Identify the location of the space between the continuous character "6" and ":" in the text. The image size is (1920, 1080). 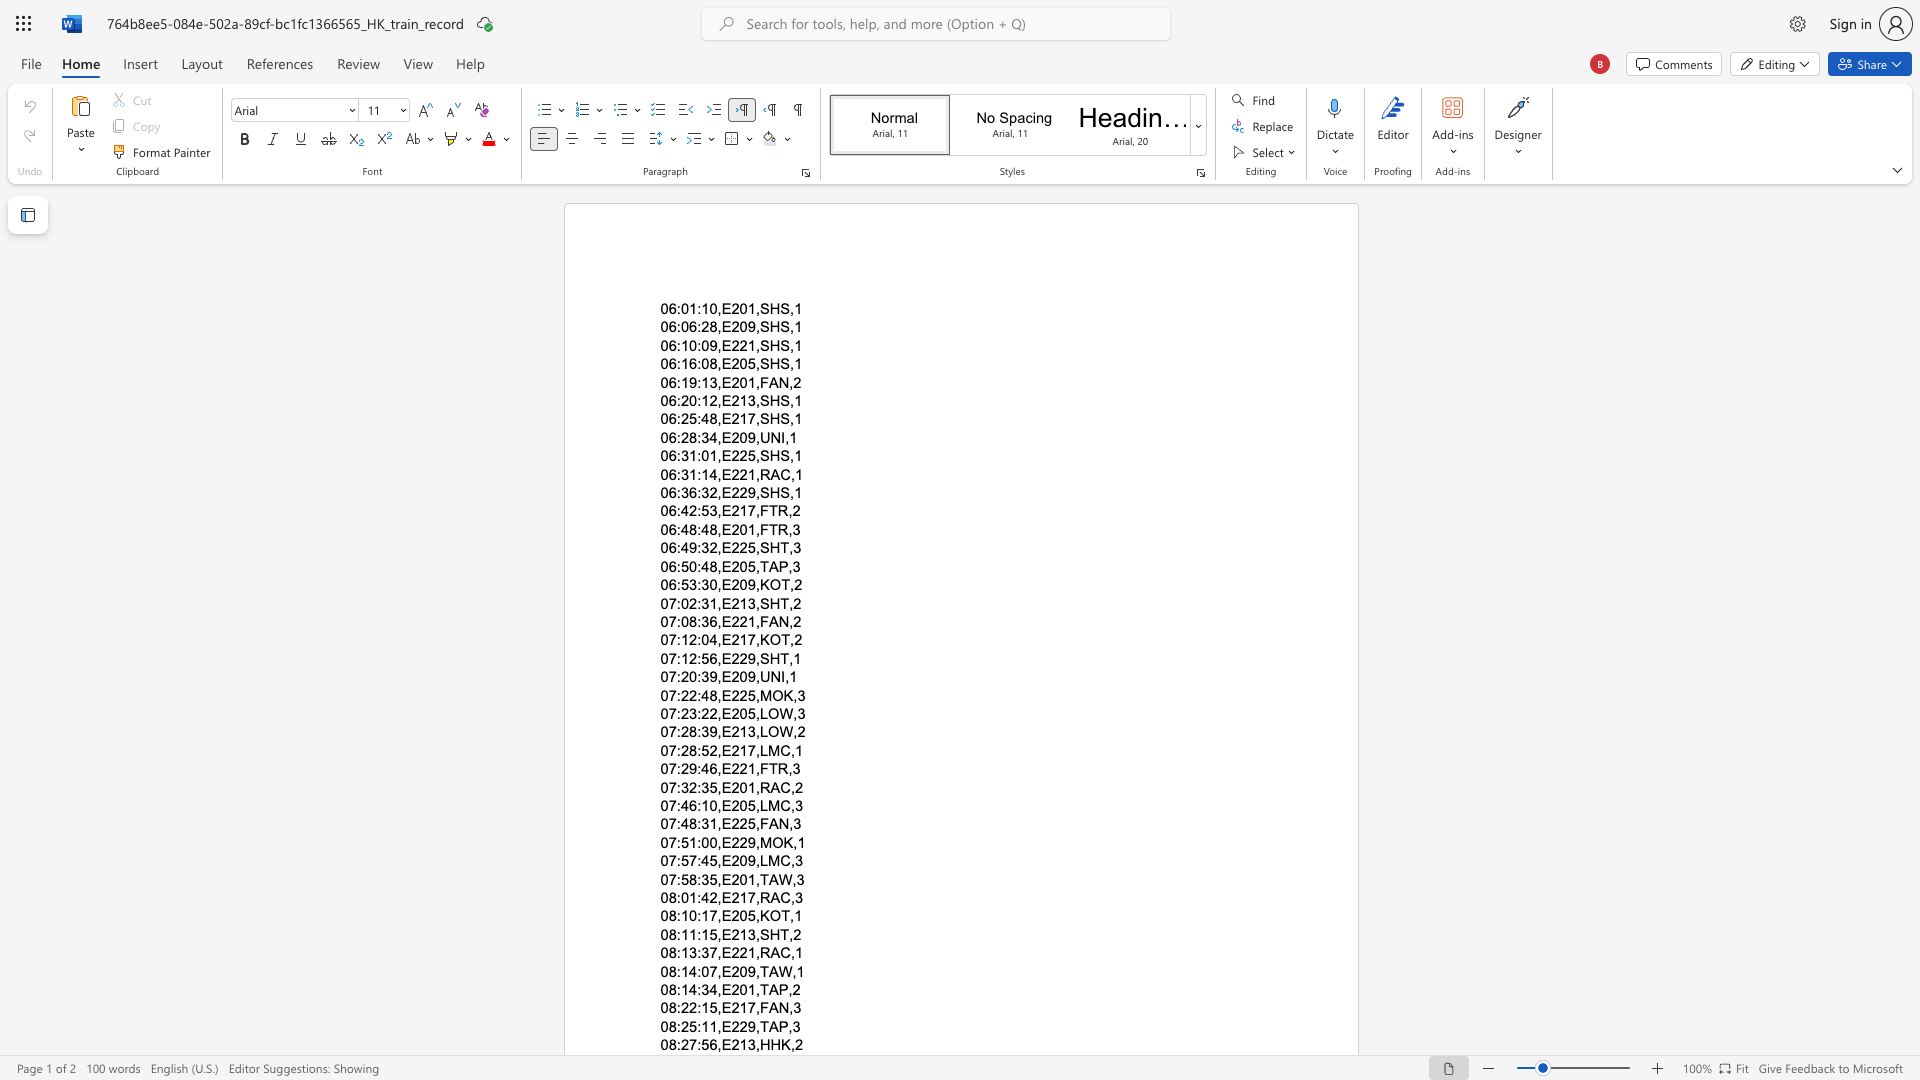
(675, 382).